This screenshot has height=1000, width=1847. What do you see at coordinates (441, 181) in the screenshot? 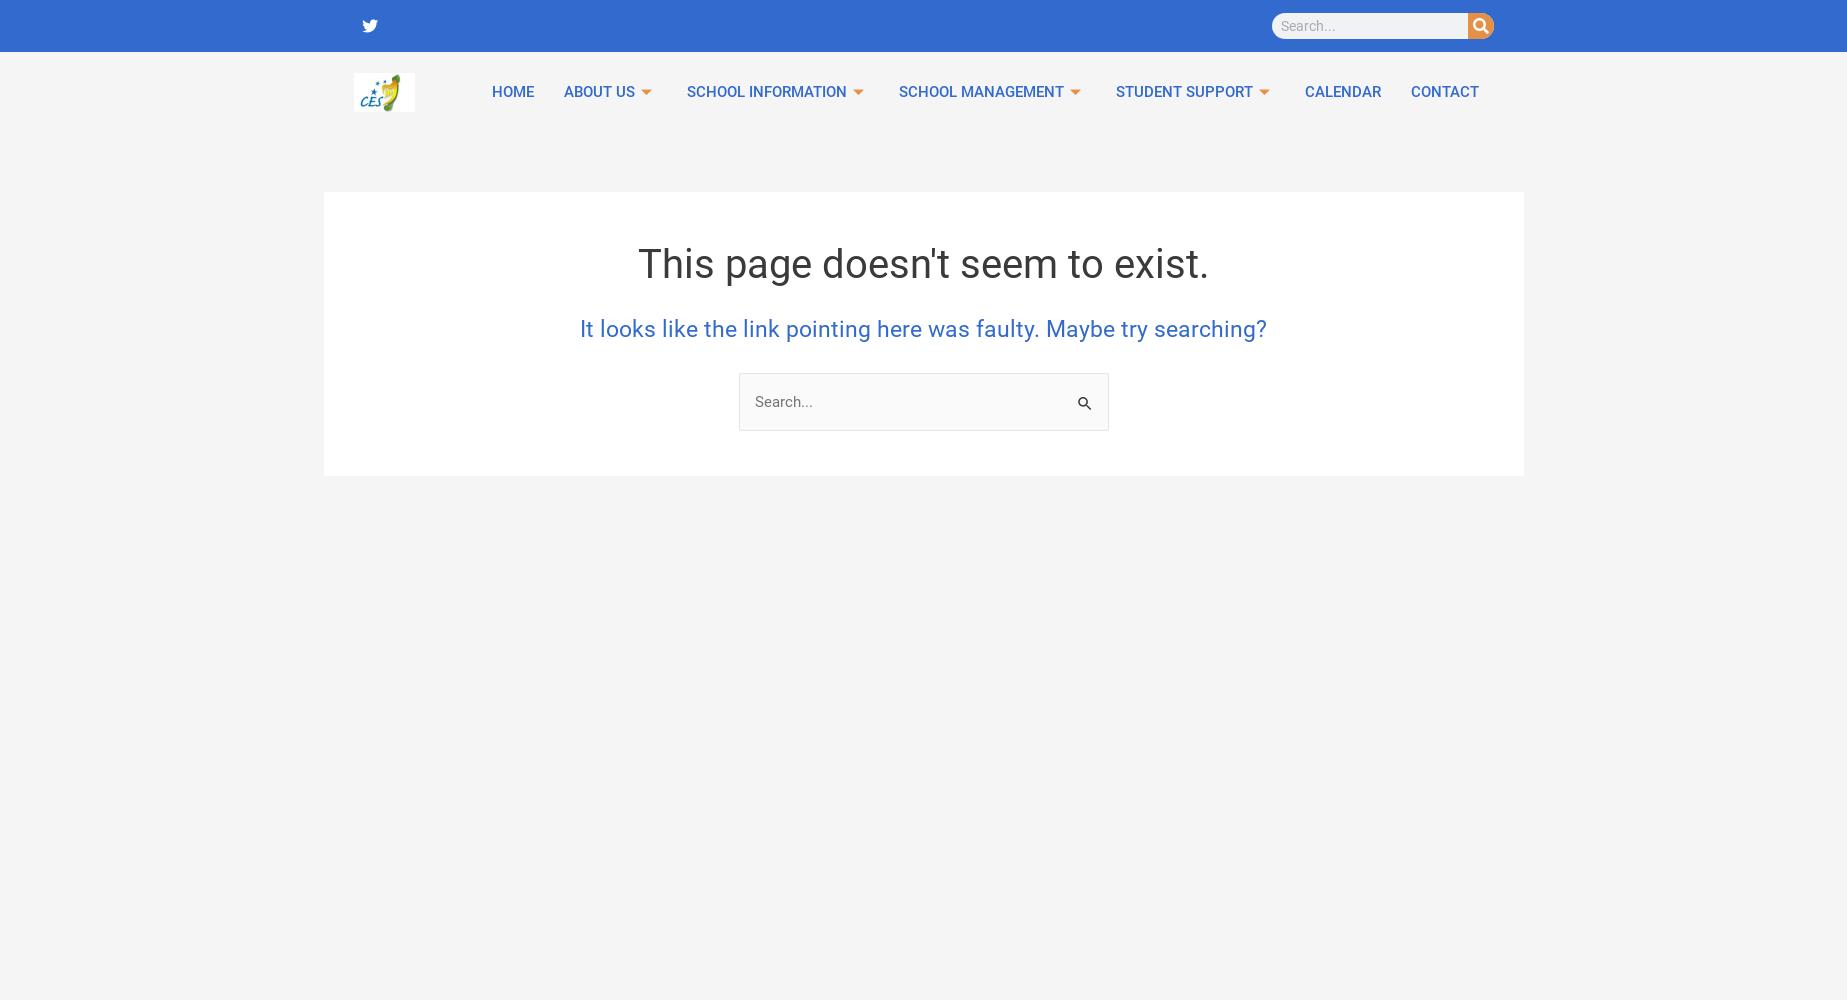
I see `'About us'` at bounding box center [441, 181].